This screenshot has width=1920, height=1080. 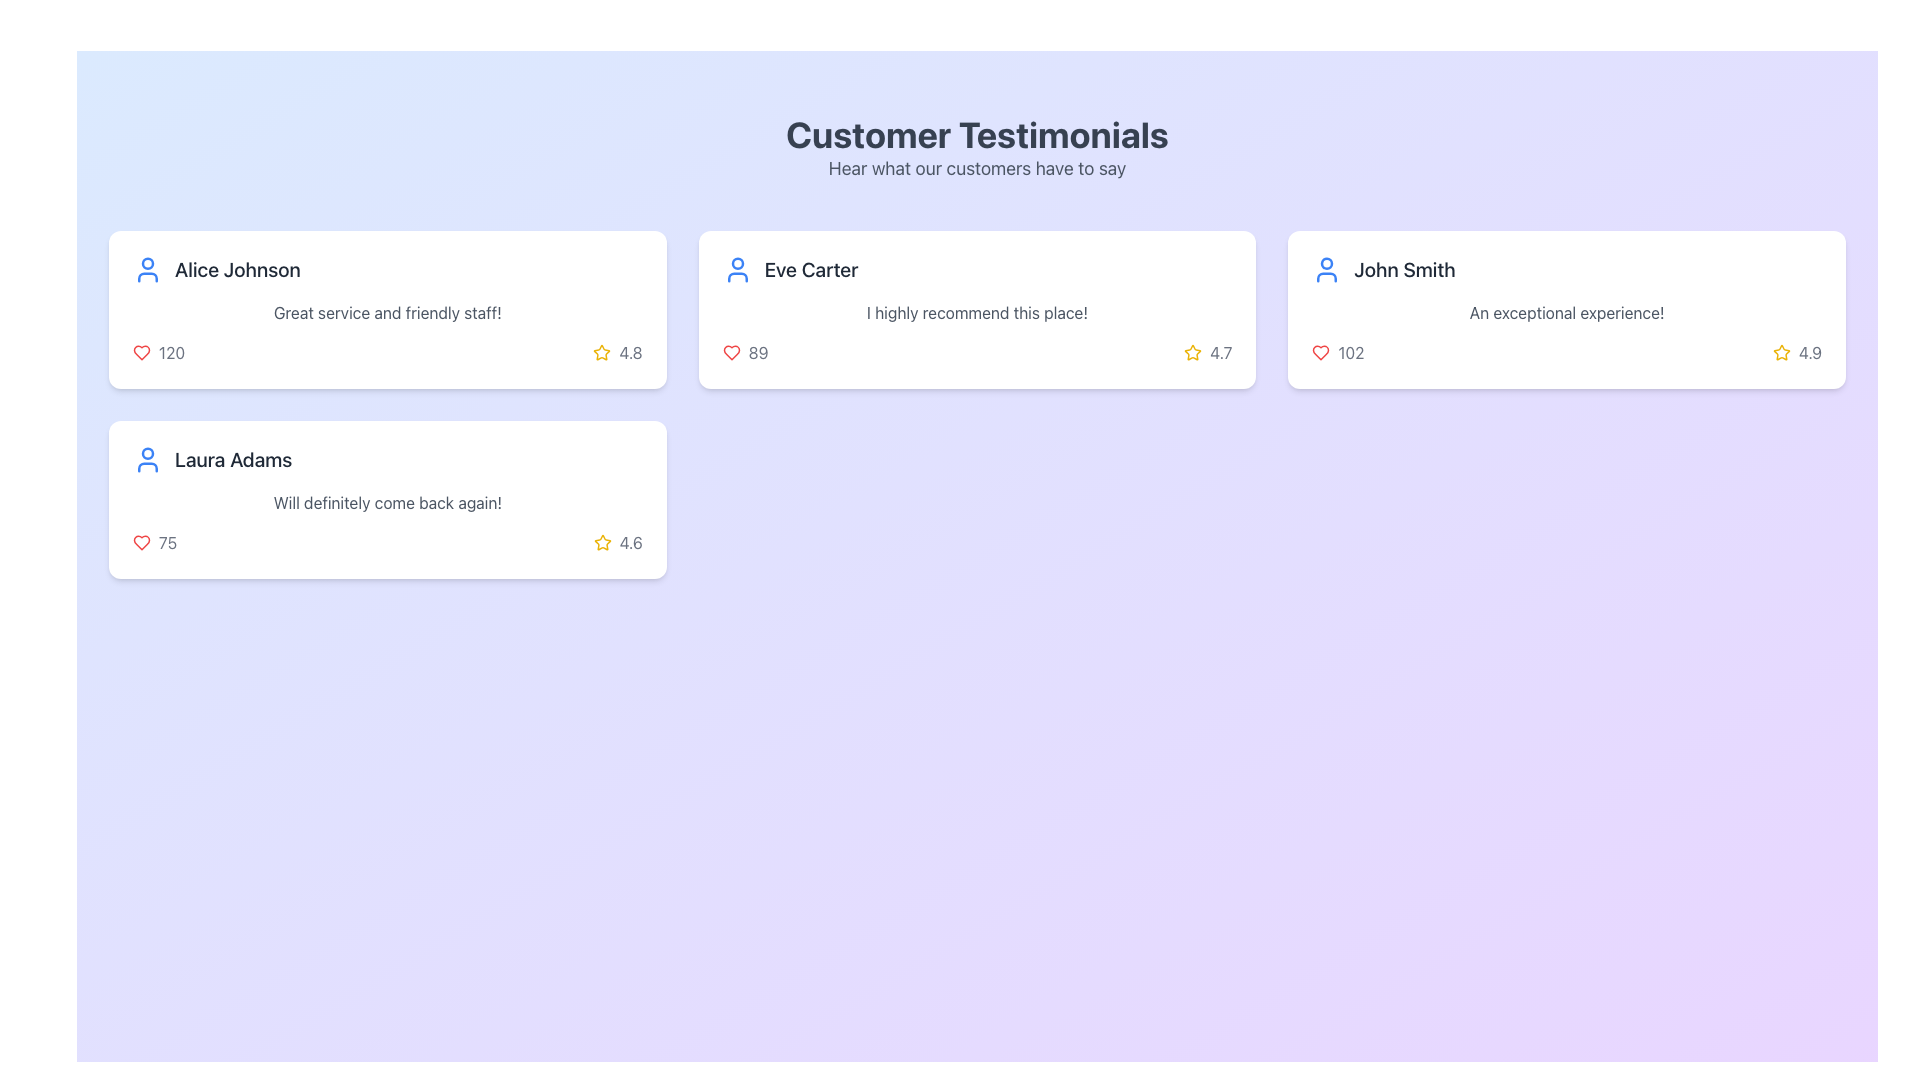 I want to click on the heart-shaped icon representing the 'like' or 'favorite' action located adjacent to the numeric value '89' in Eve Carter's testimonial card, so click(x=730, y=352).